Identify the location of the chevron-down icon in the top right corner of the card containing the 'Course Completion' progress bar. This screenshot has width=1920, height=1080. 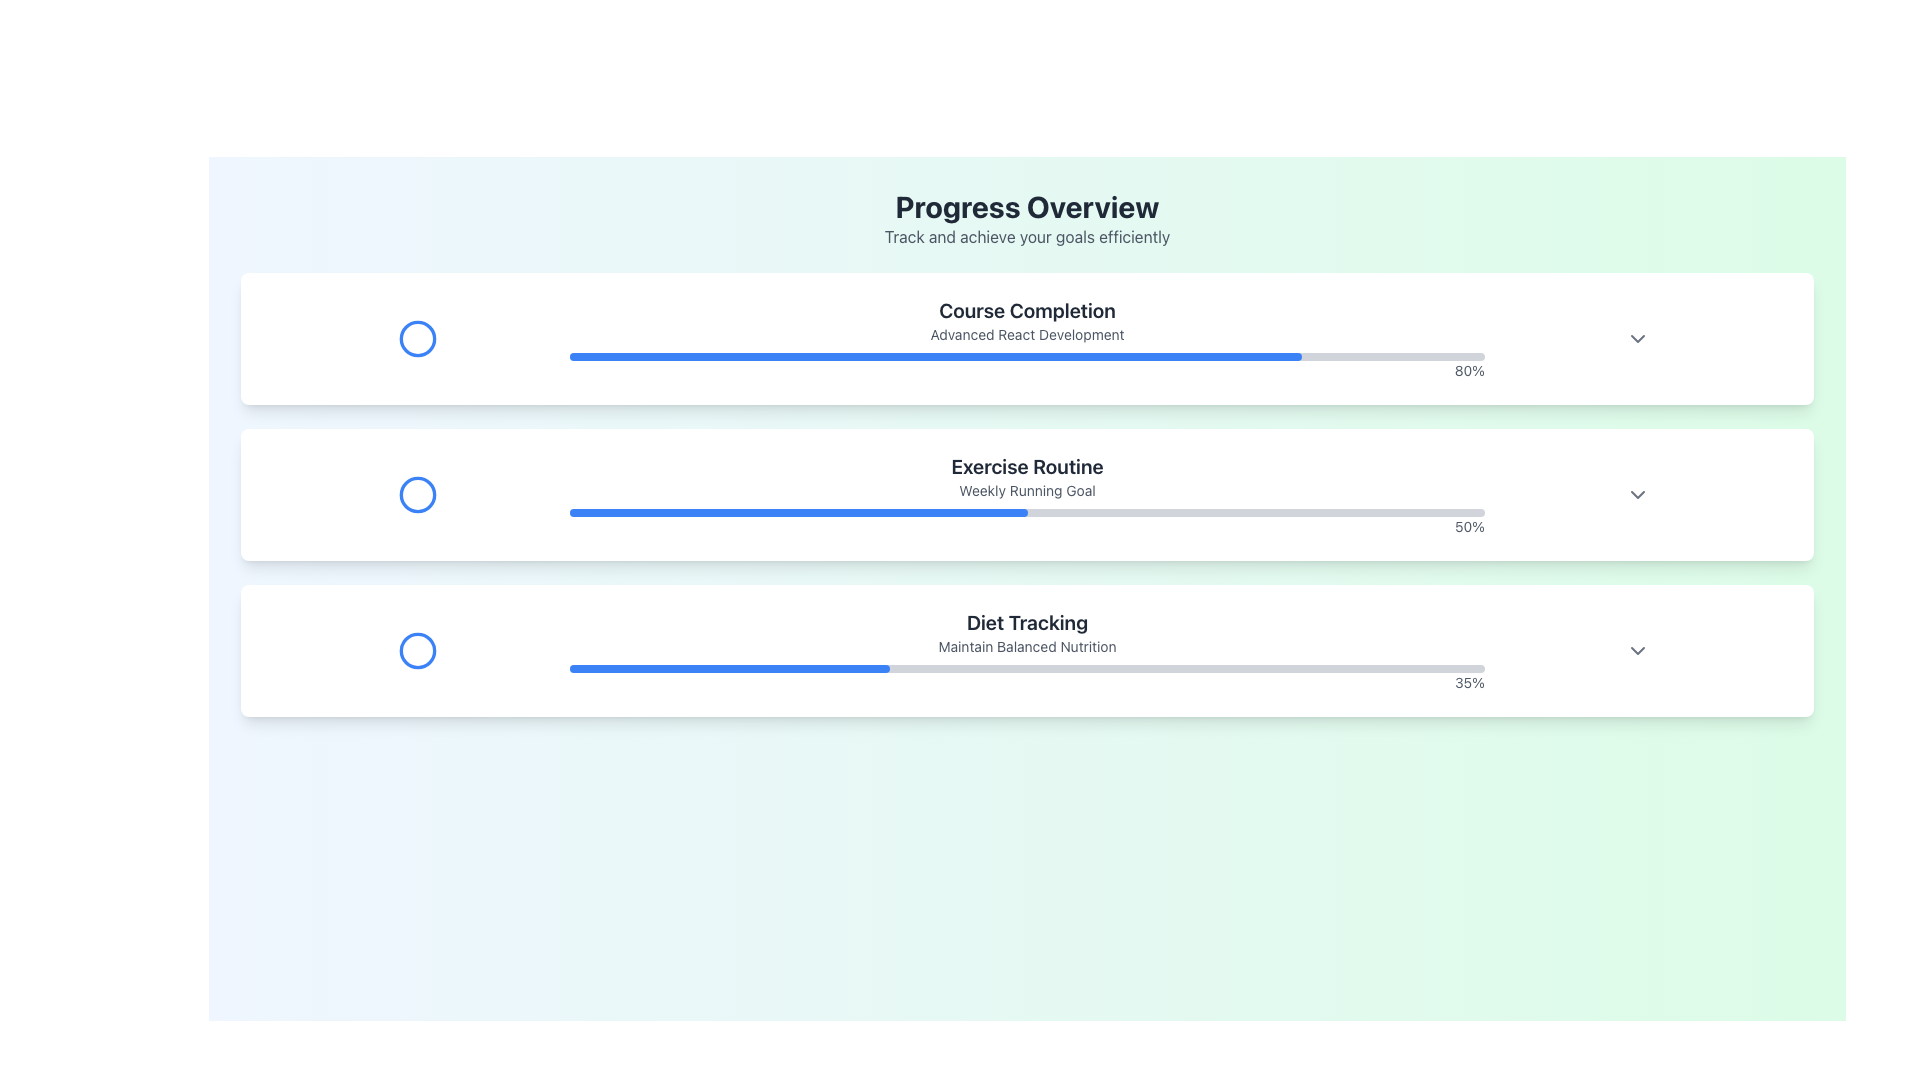
(1637, 338).